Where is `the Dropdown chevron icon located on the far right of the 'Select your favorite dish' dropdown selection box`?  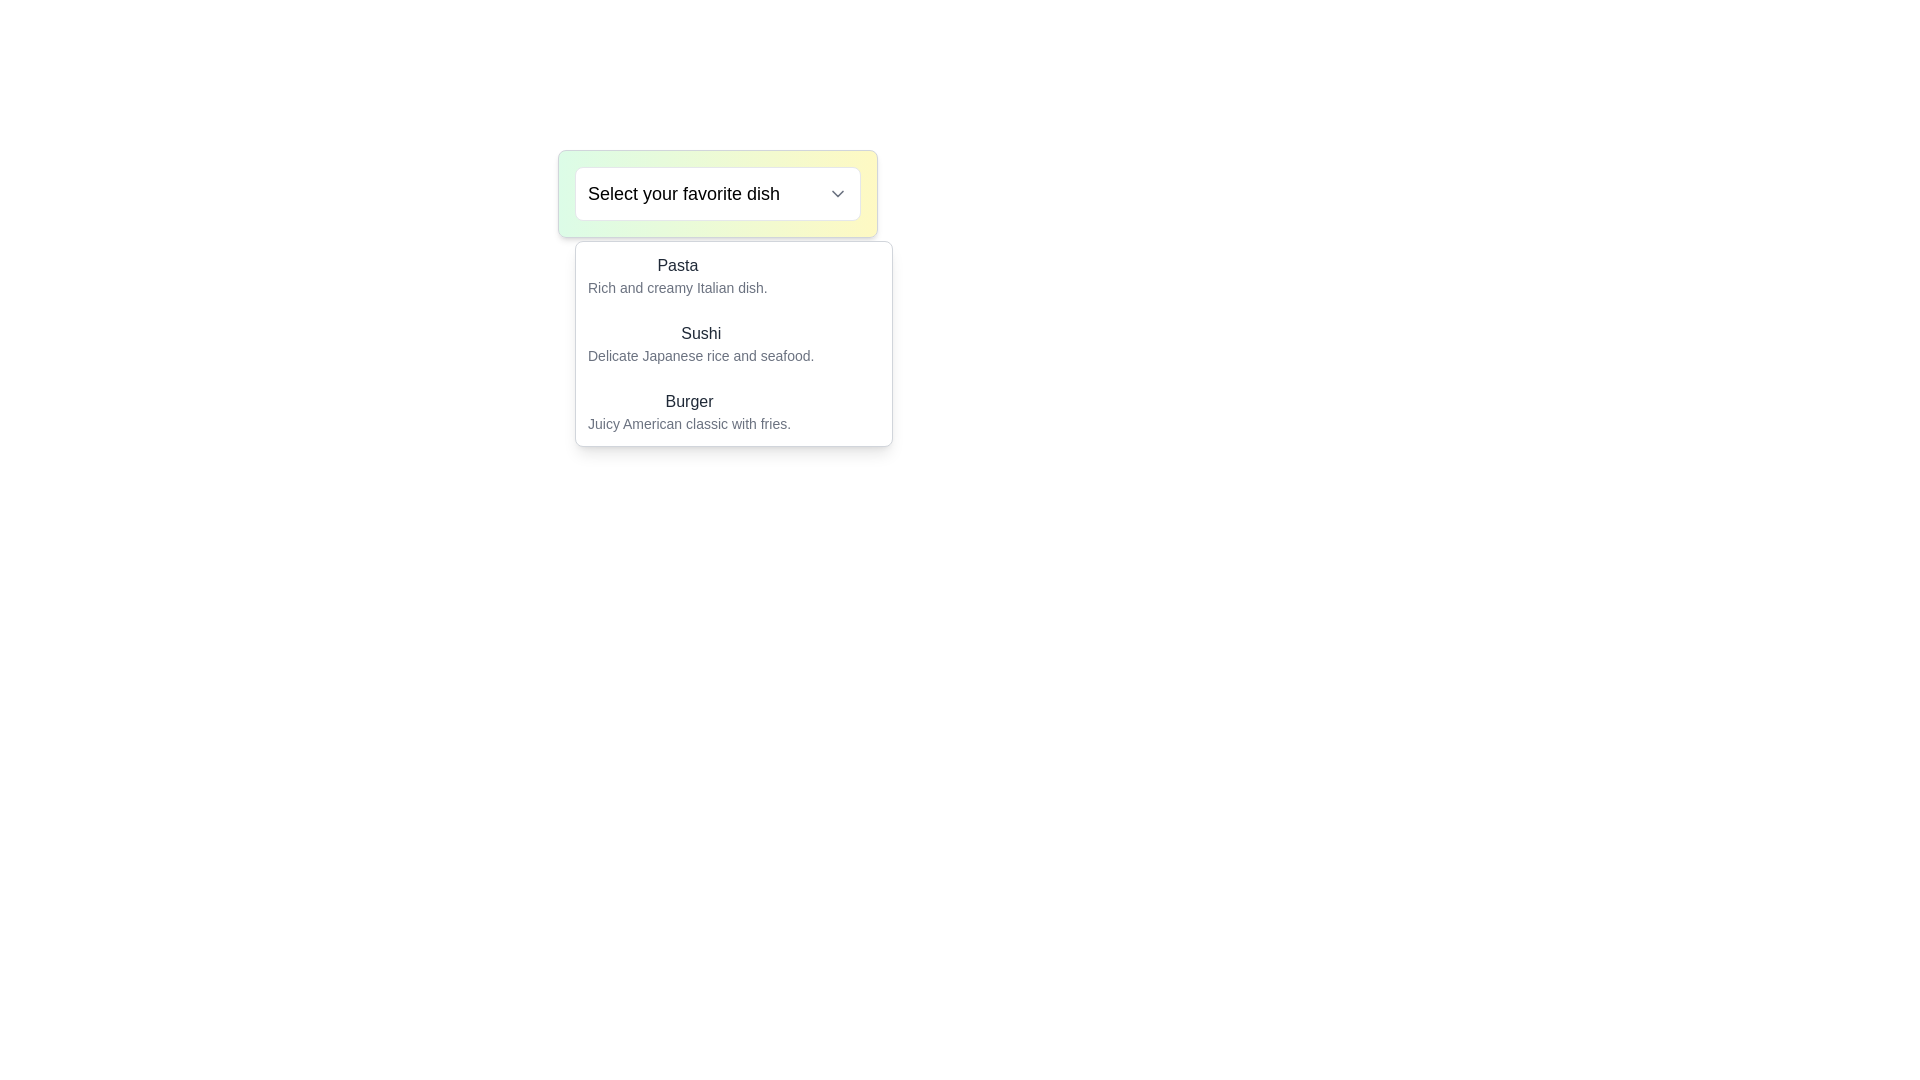 the Dropdown chevron icon located on the far right of the 'Select your favorite dish' dropdown selection box is located at coordinates (838, 193).